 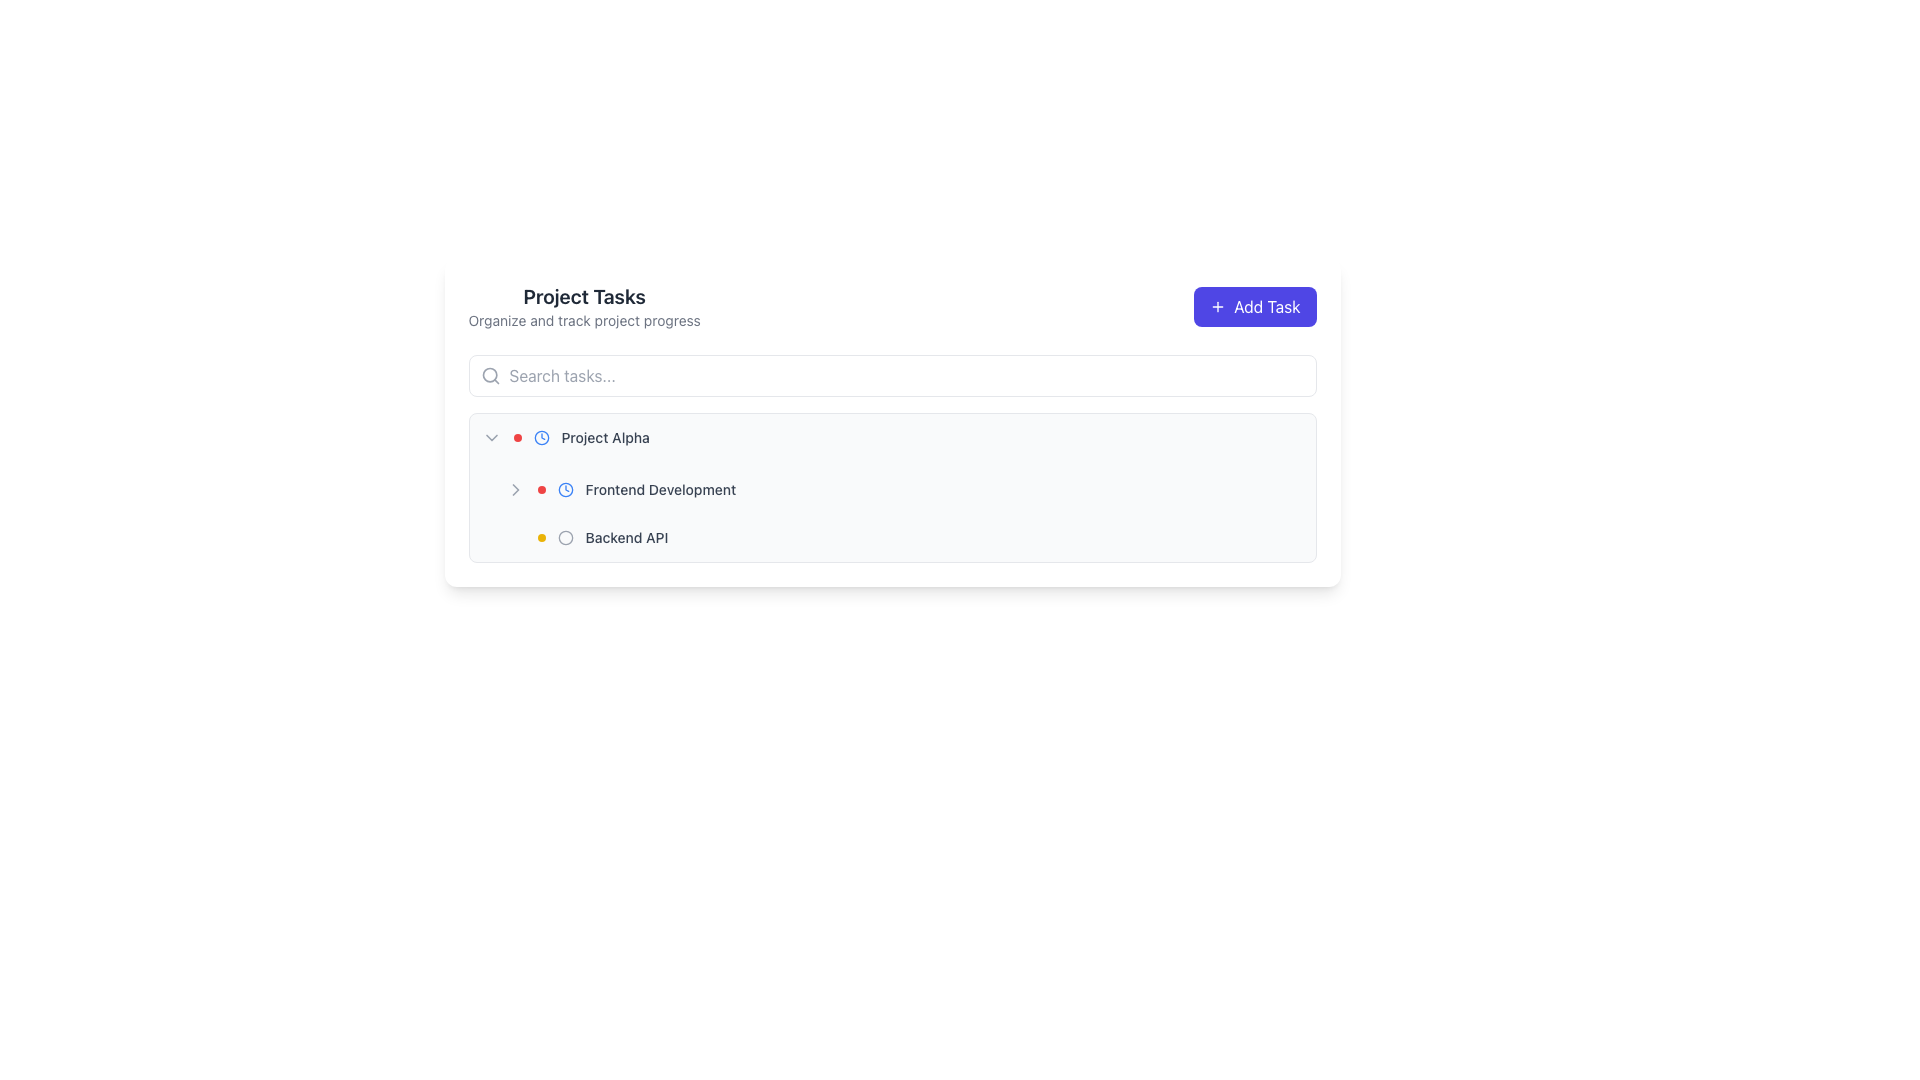 I want to click on the toggle button, so click(x=491, y=437).